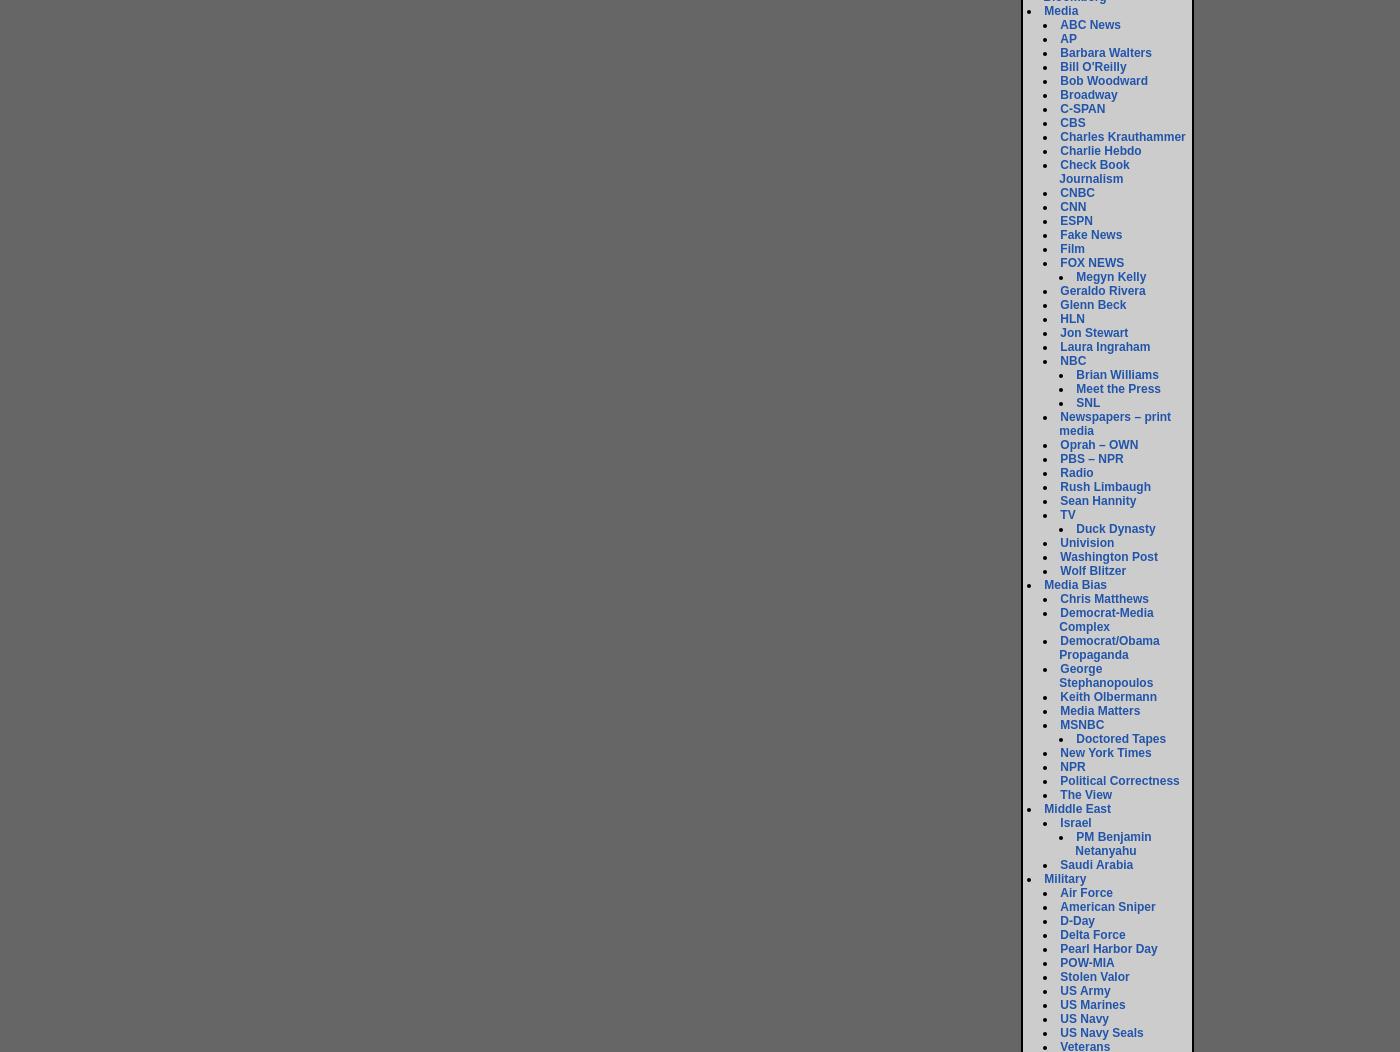 This screenshot has height=1052, width=1400. I want to click on 'Democrat/Obama Propaganda', so click(1108, 648).